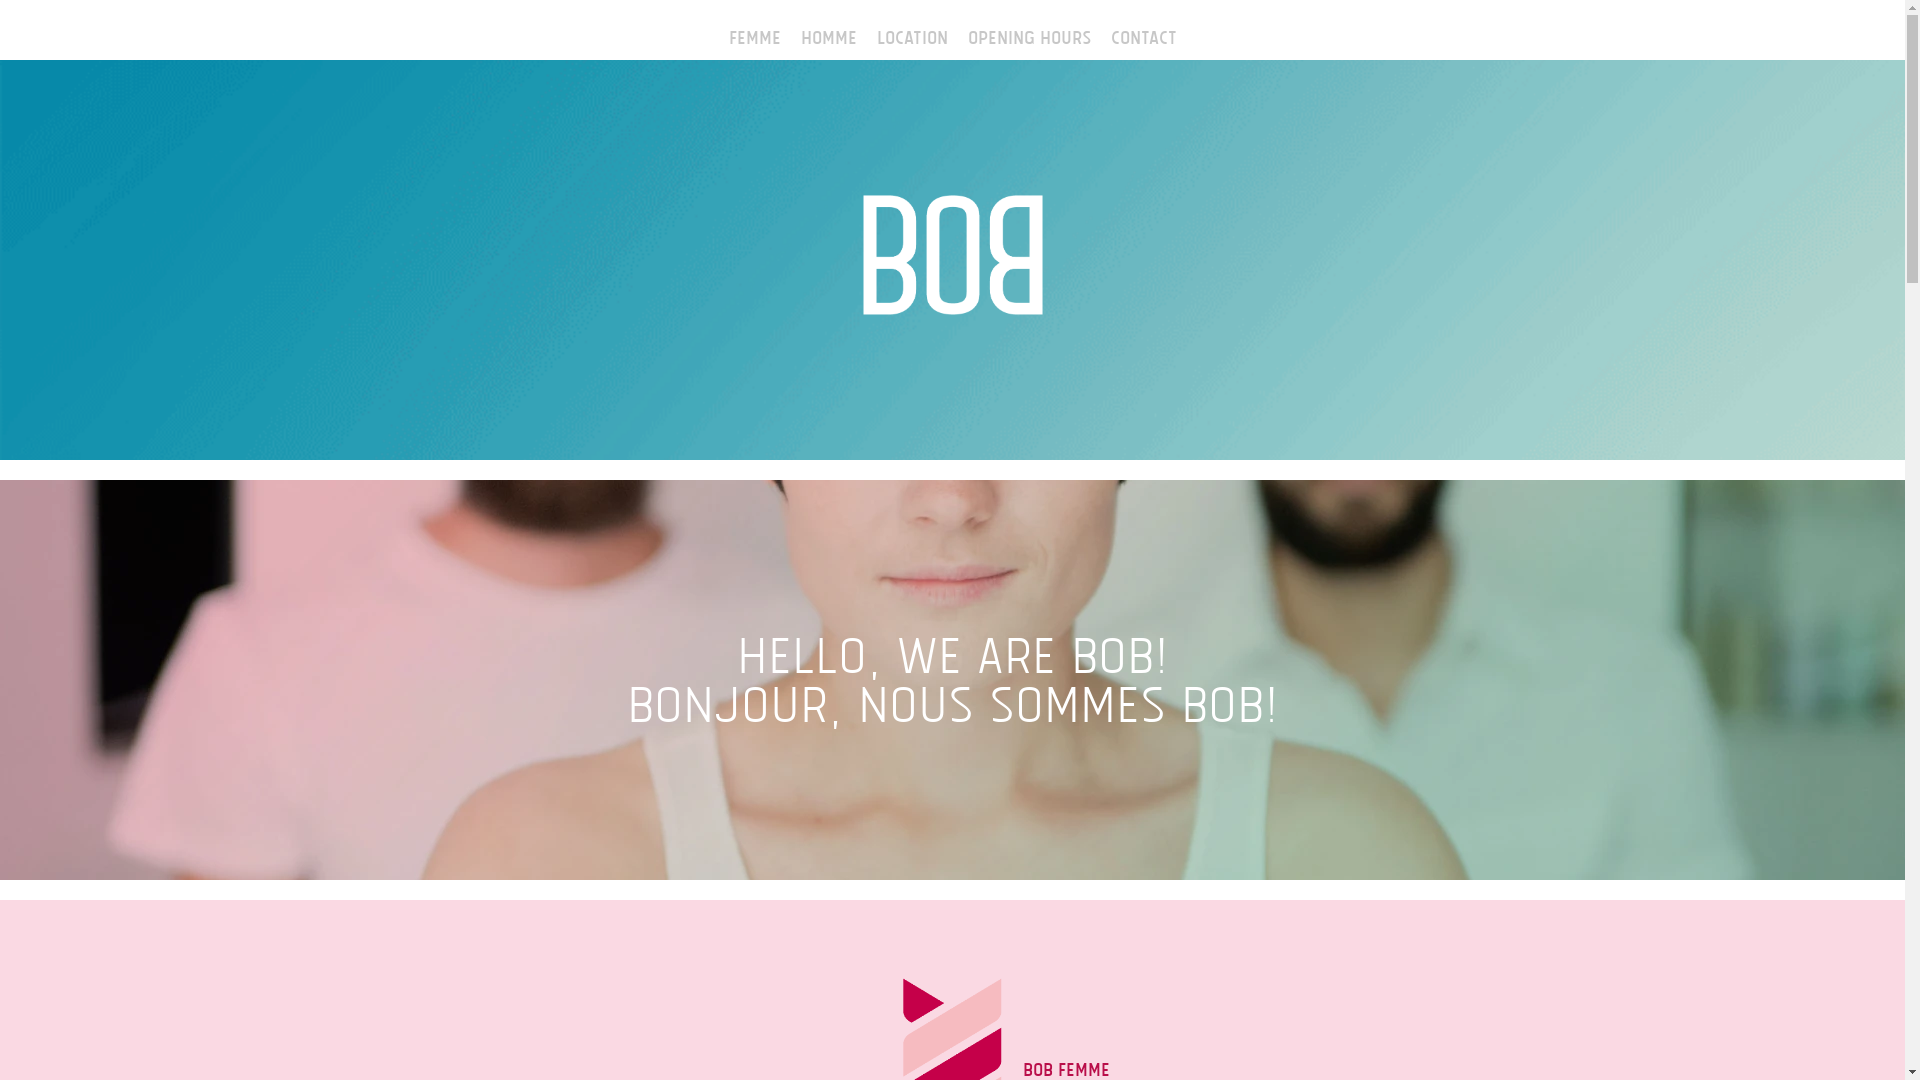 The width and height of the screenshot is (1920, 1080). What do you see at coordinates (865, 34) in the screenshot?
I see `'Location'` at bounding box center [865, 34].